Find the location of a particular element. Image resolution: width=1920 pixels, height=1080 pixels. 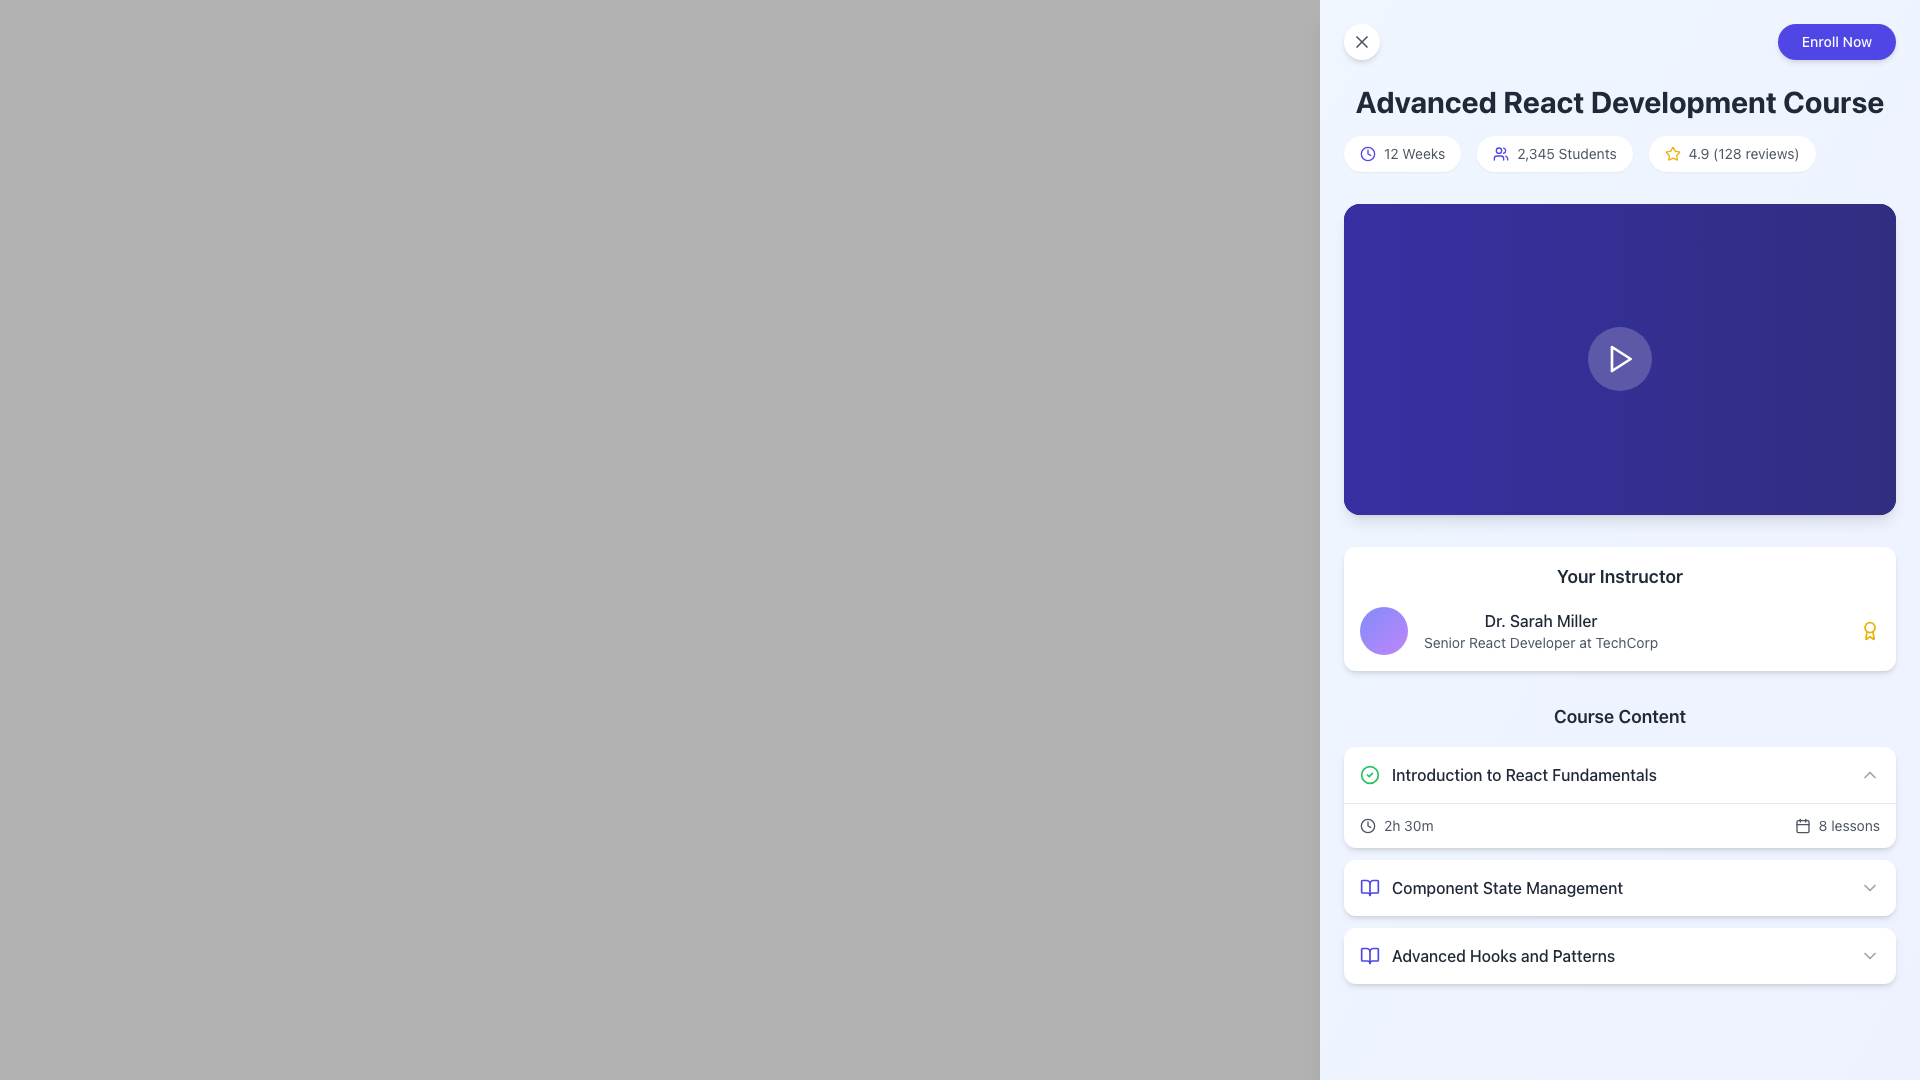

the text label reading 'Introduction to React Fundamentals' located in the 'Course Content' section, positioned to the right of a green check icon is located at coordinates (1523, 773).